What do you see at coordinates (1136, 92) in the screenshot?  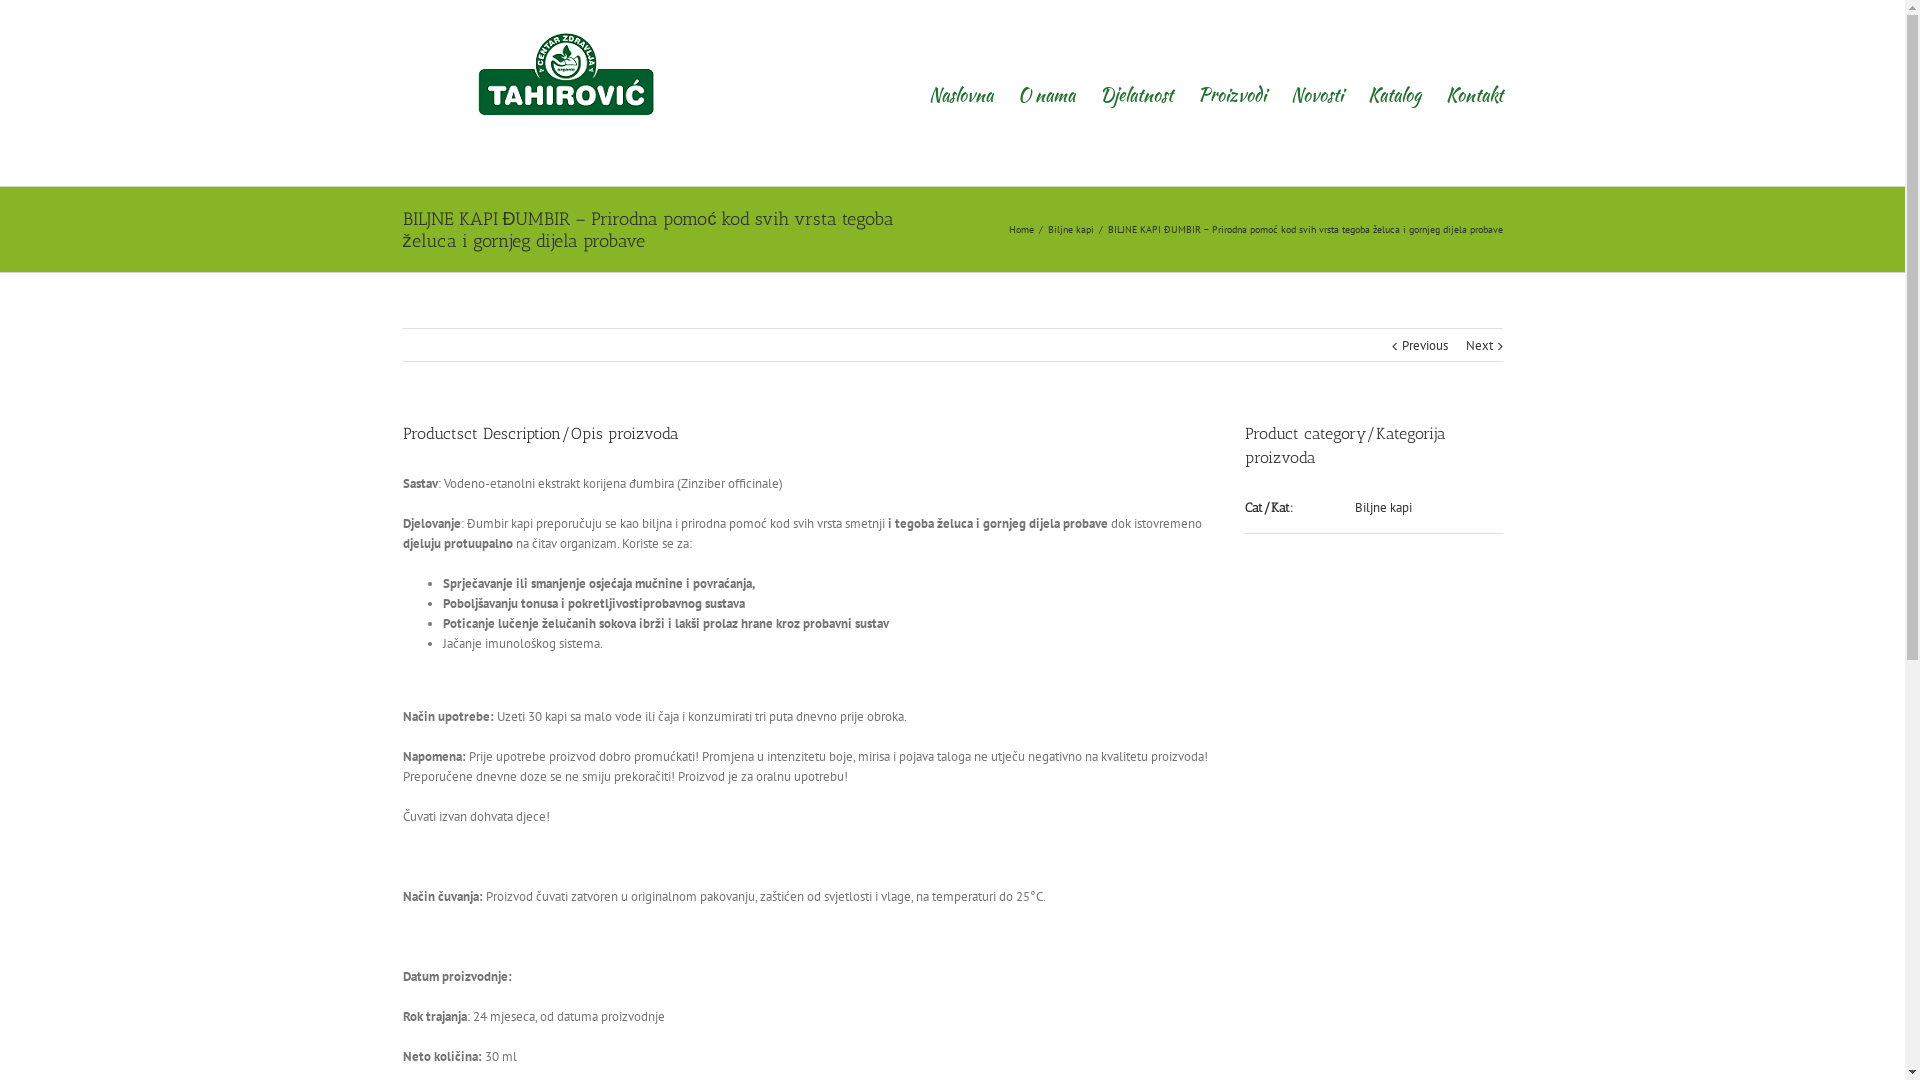 I see `'Djelatnost'` at bounding box center [1136, 92].